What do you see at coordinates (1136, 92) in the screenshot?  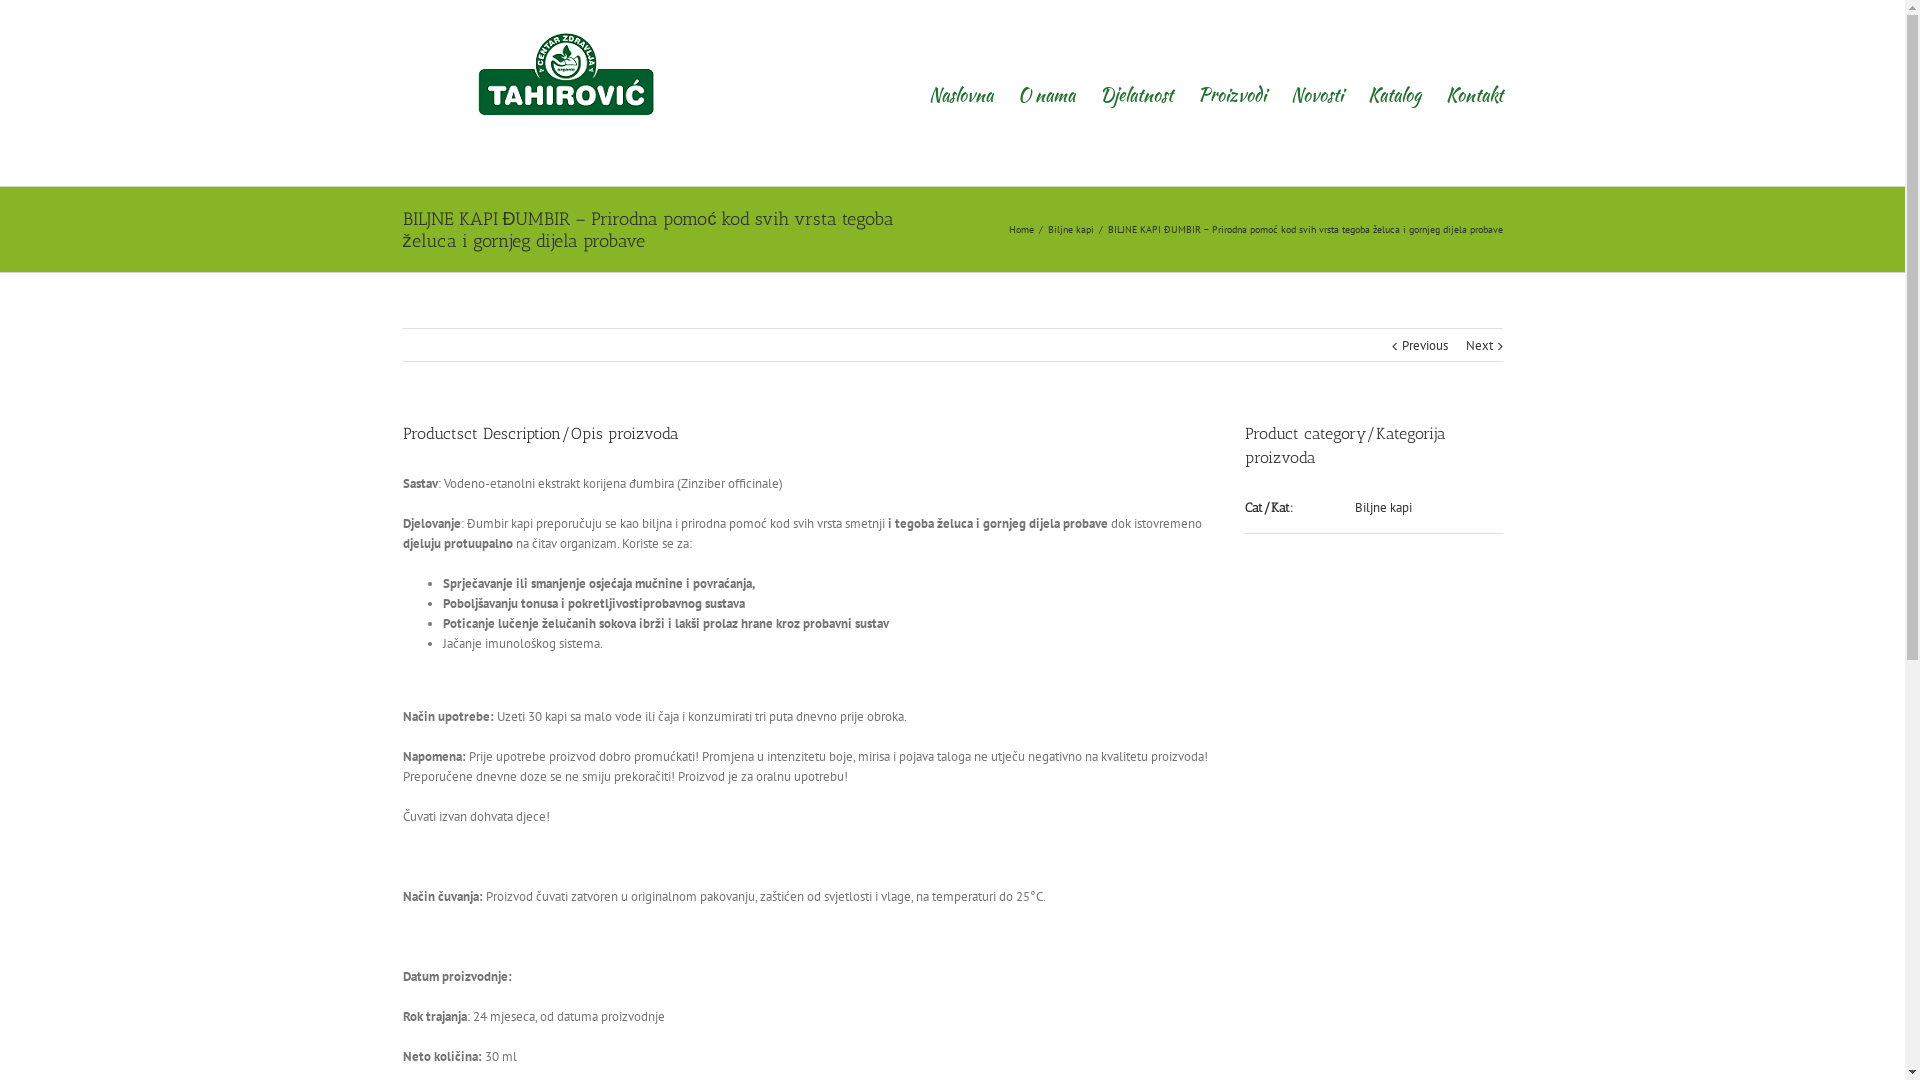 I see `'Djelatnost'` at bounding box center [1136, 92].